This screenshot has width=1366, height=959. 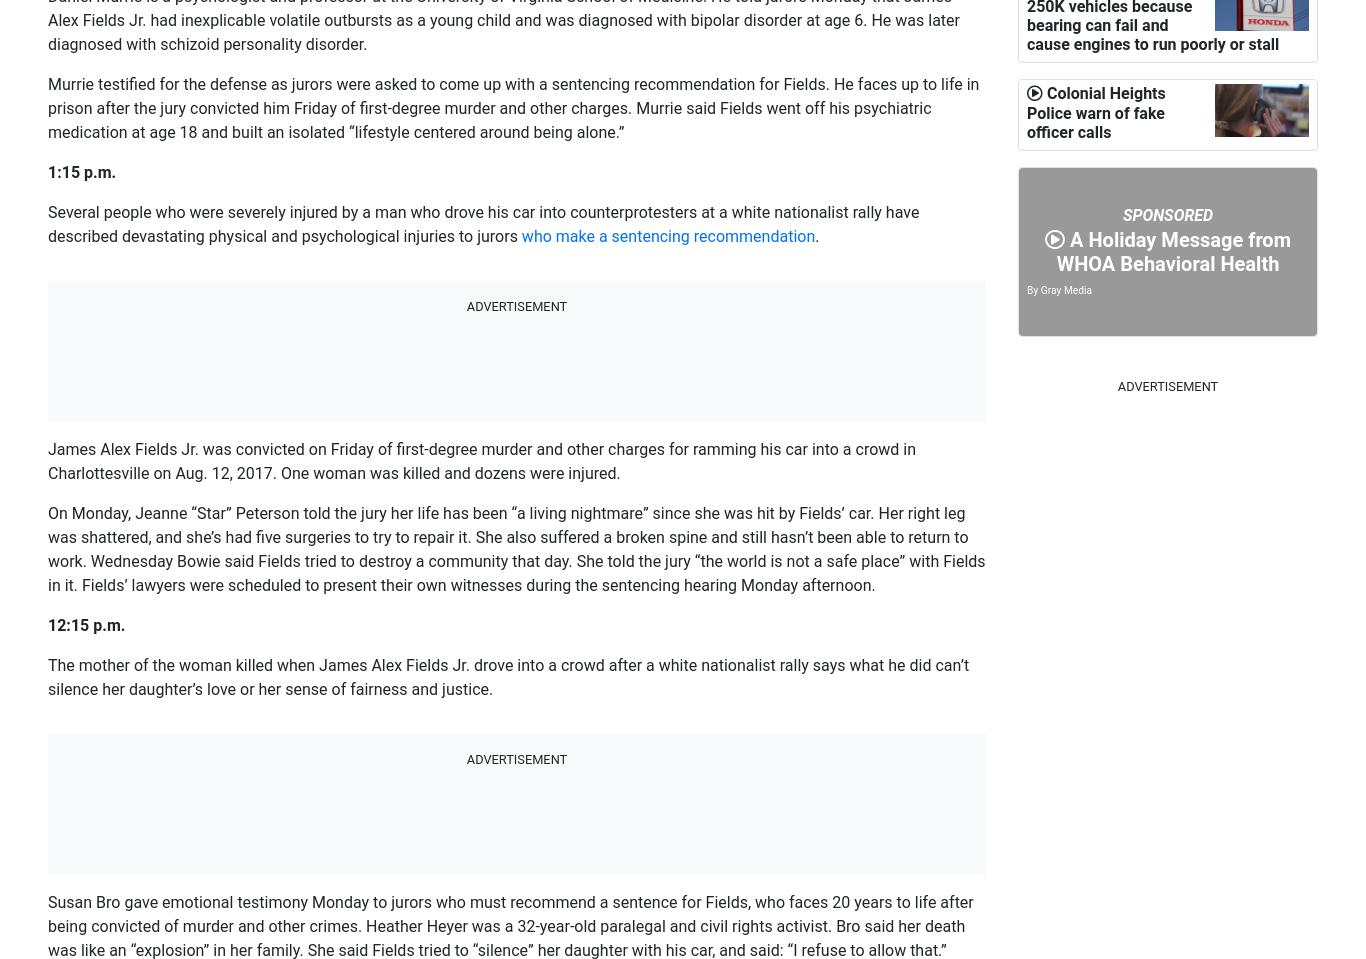 What do you see at coordinates (483, 224) in the screenshot?
I see `'Several people who were severely injured by a man who drove his car into counterprotesters at a white nationalist rally have described devastating physical and psychological injuries to jurors'` at bounding box center [483, 224].